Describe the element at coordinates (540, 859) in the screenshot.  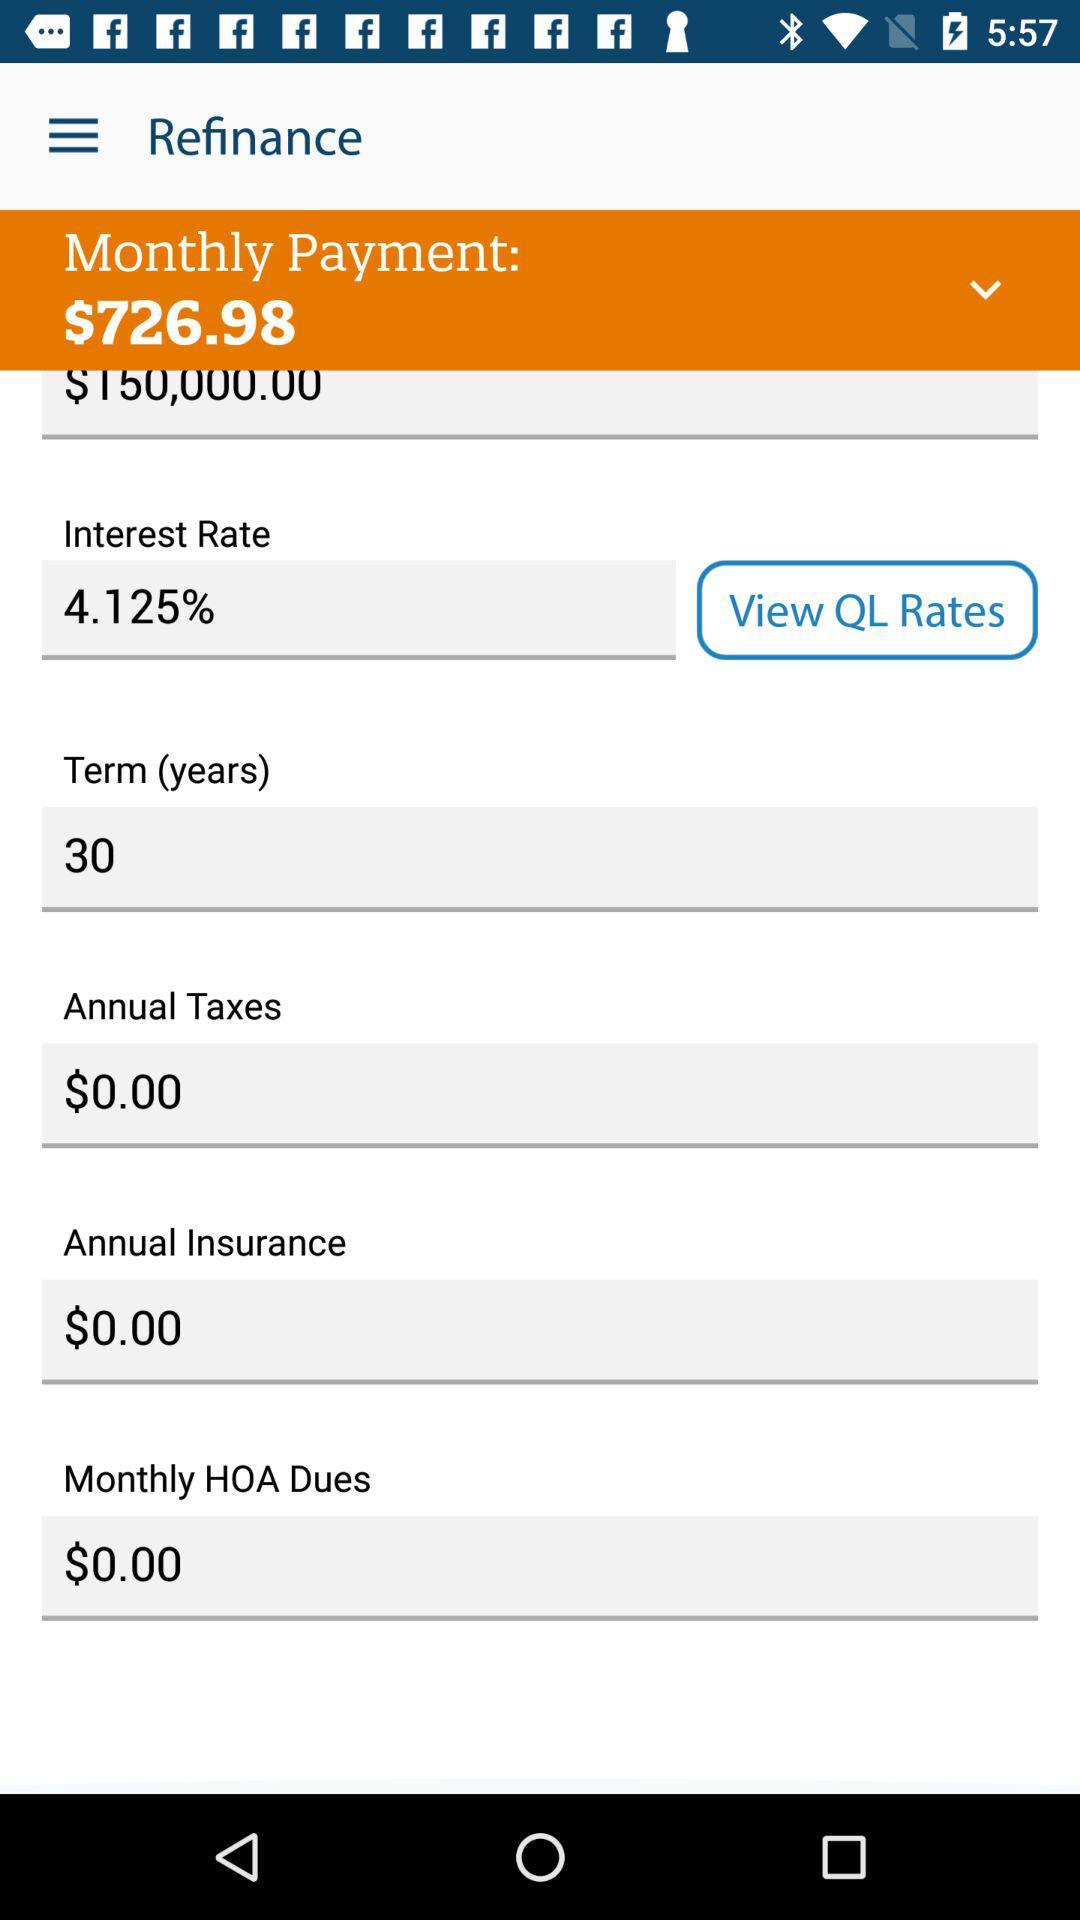
I see `the icon below term (years)` at that location.